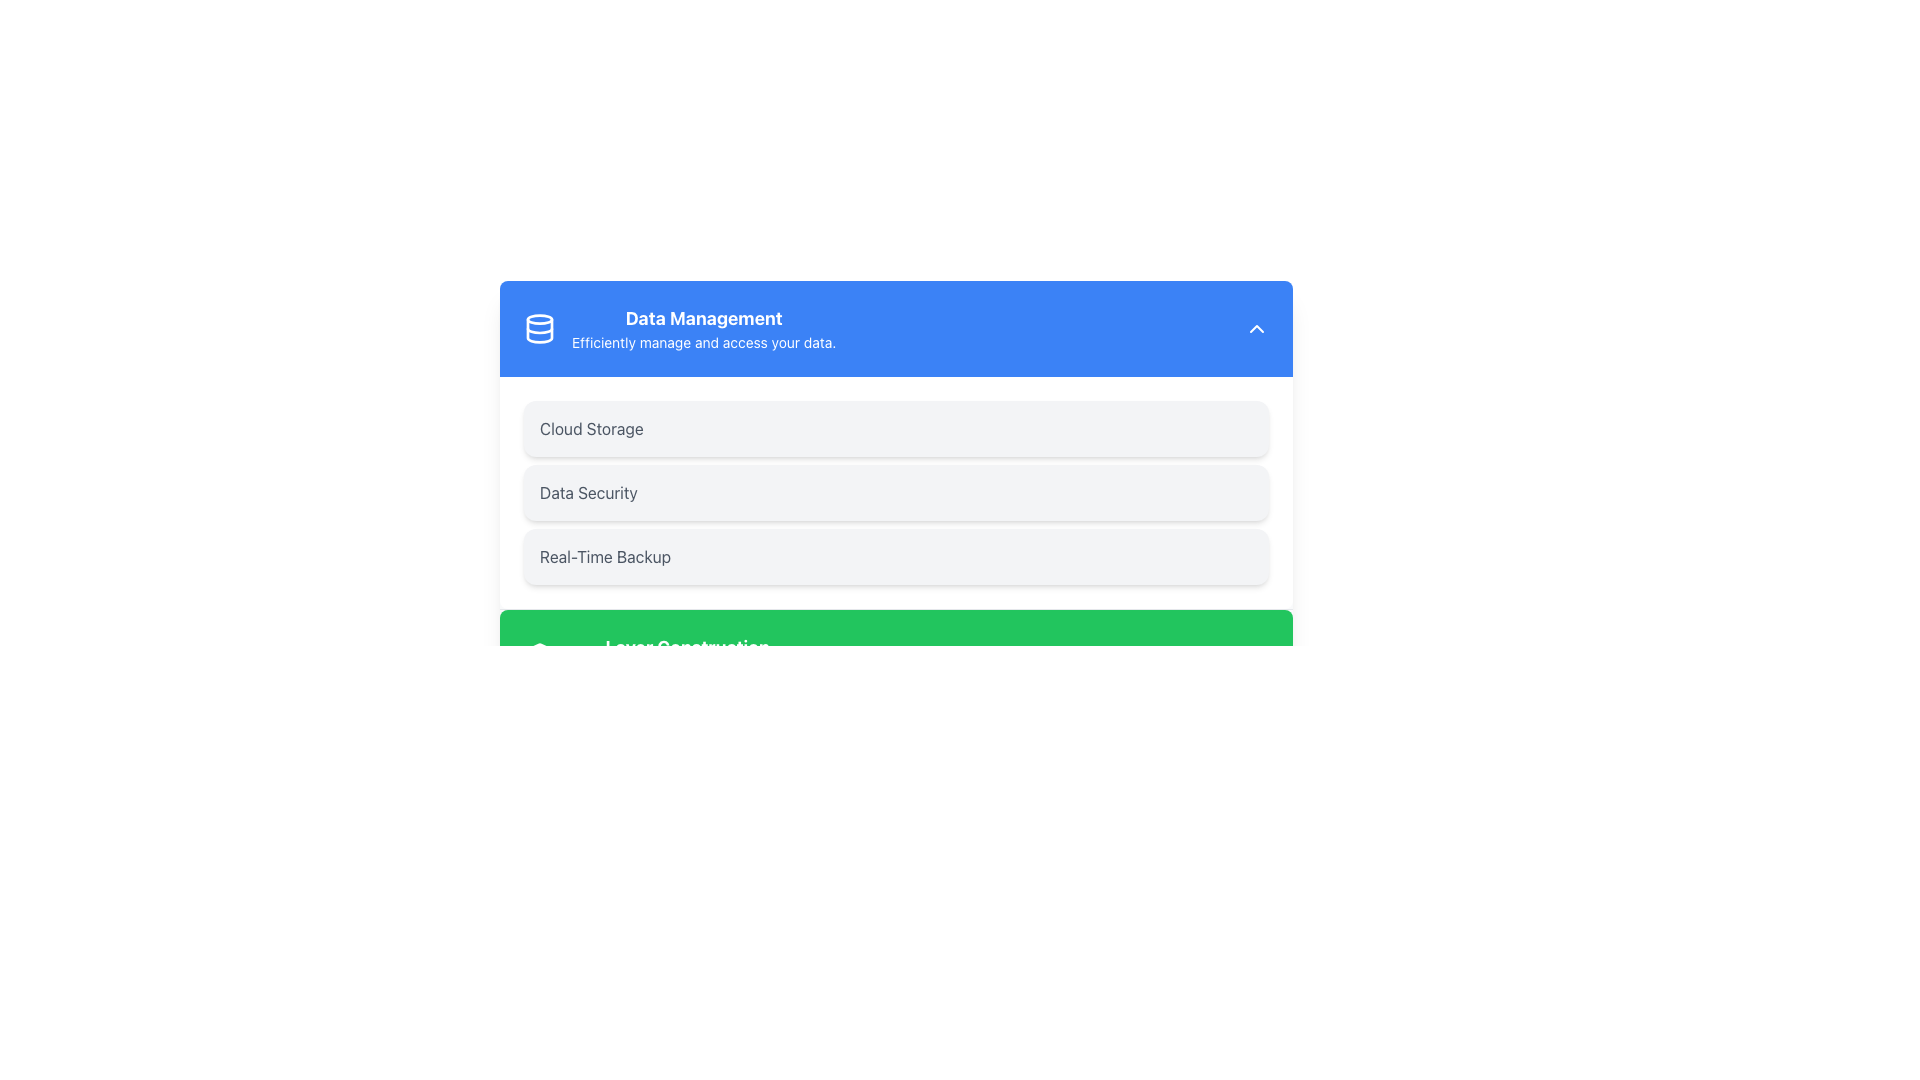  Describe the element at coordinates (895, 493) in the screenshot. I see `the 'Data Security' card located directly beneath the 'Cloud Storage' card and above the 'Real-Time Backup' card in the vertically stacked list` at that location.